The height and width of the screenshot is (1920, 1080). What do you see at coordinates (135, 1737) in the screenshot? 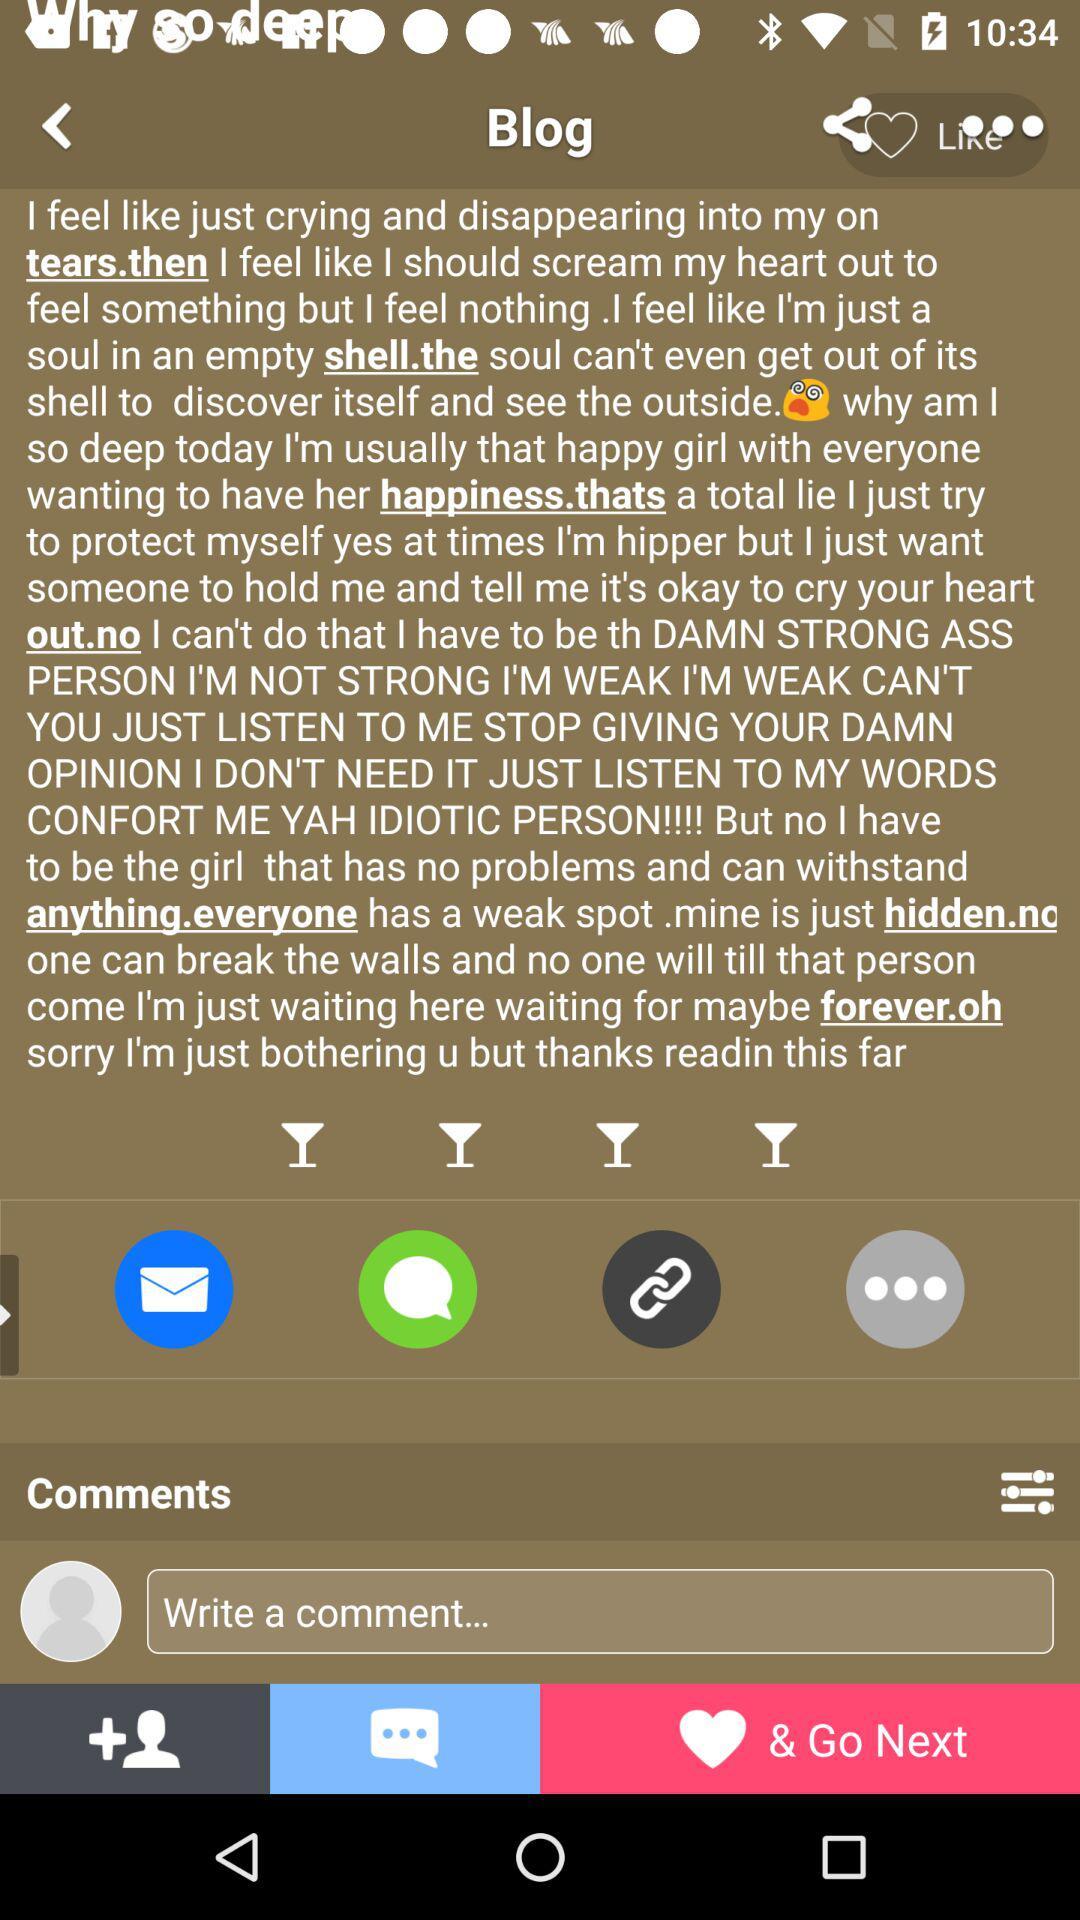
I see `the font icon` at bounding box center [135, 1737].